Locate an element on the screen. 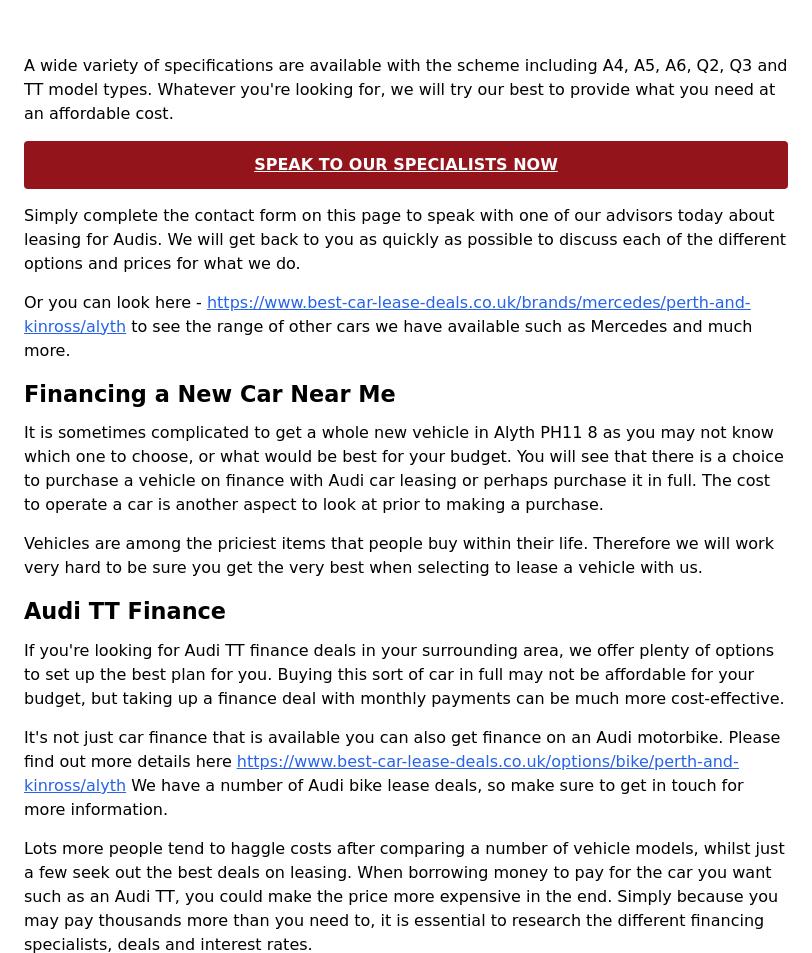  'Vehicles are among the priciest items that people buy within their life. Therefore we will work very hard to be sure you get the very best when selecting to lease a vehicle with us.' is located at coordinates (398, 555).